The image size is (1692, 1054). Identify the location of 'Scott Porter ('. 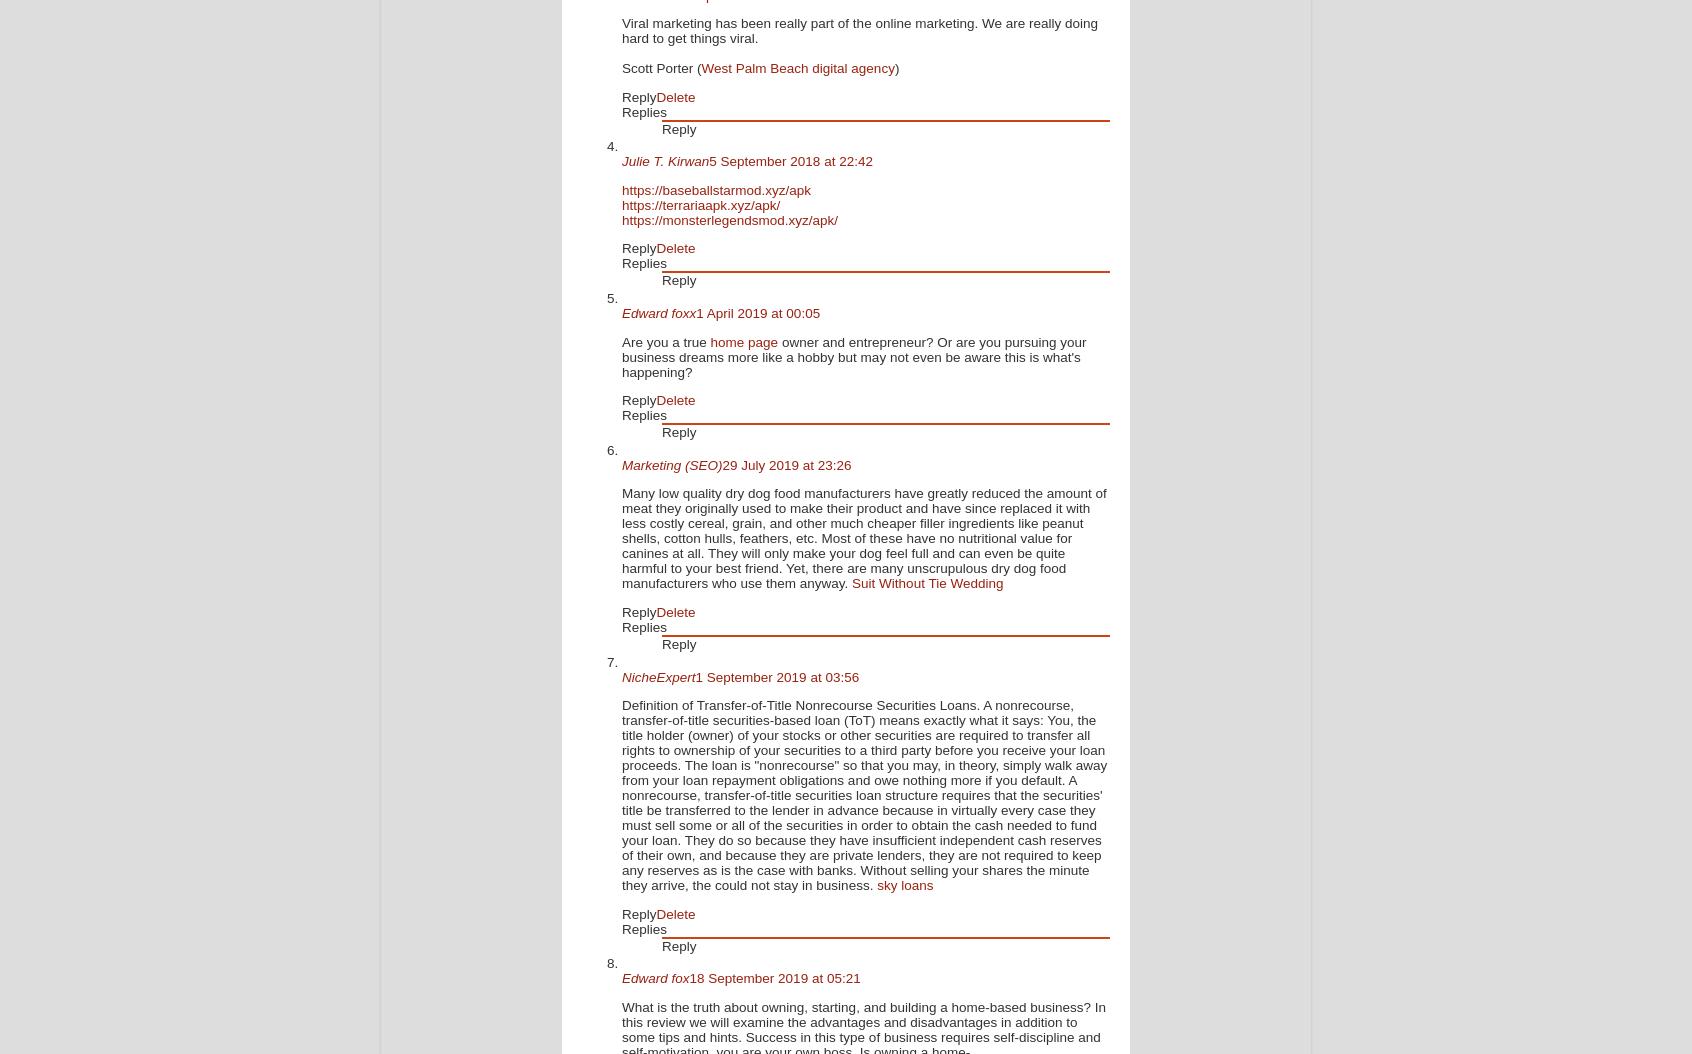
(661, 67).